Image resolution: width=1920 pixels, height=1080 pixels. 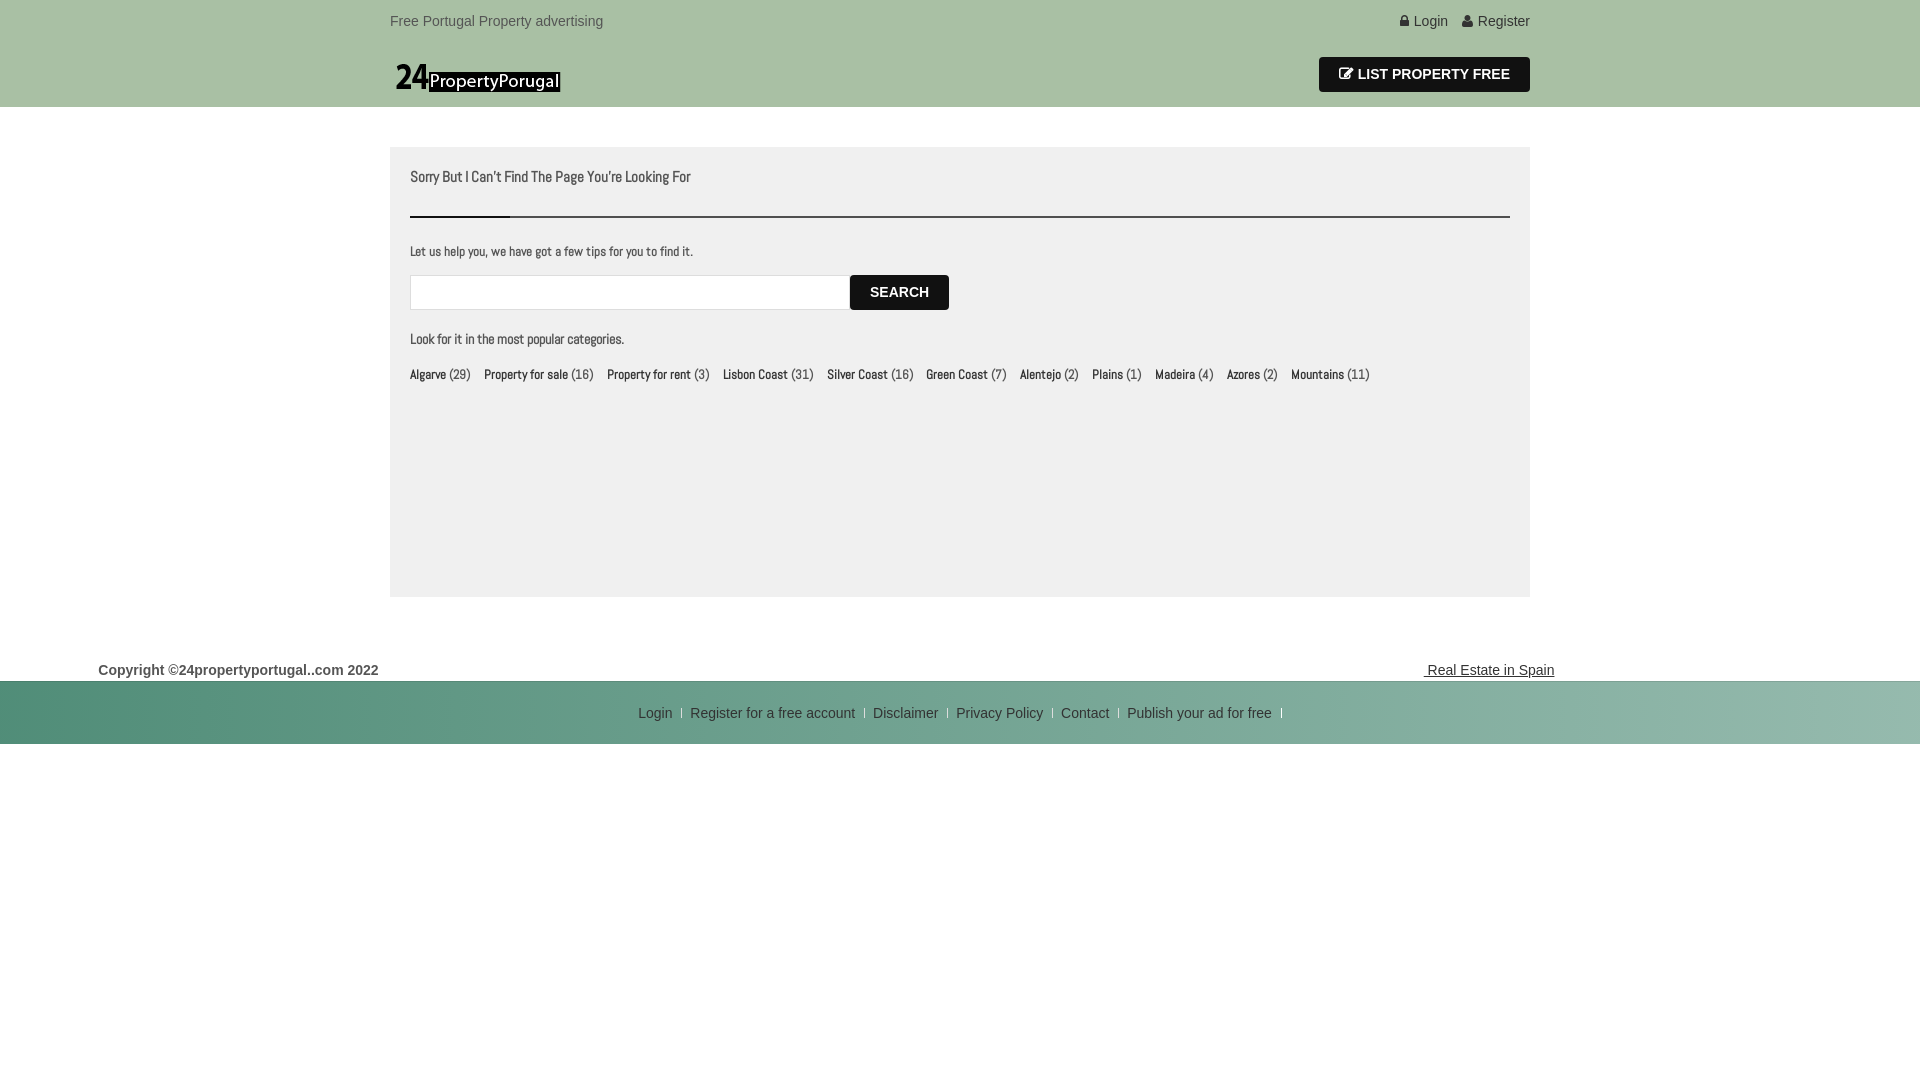 What do you see at coordinates (898, 292) in the screenshot?
I see `'SEARCH'` at bounding box center [898, 292].